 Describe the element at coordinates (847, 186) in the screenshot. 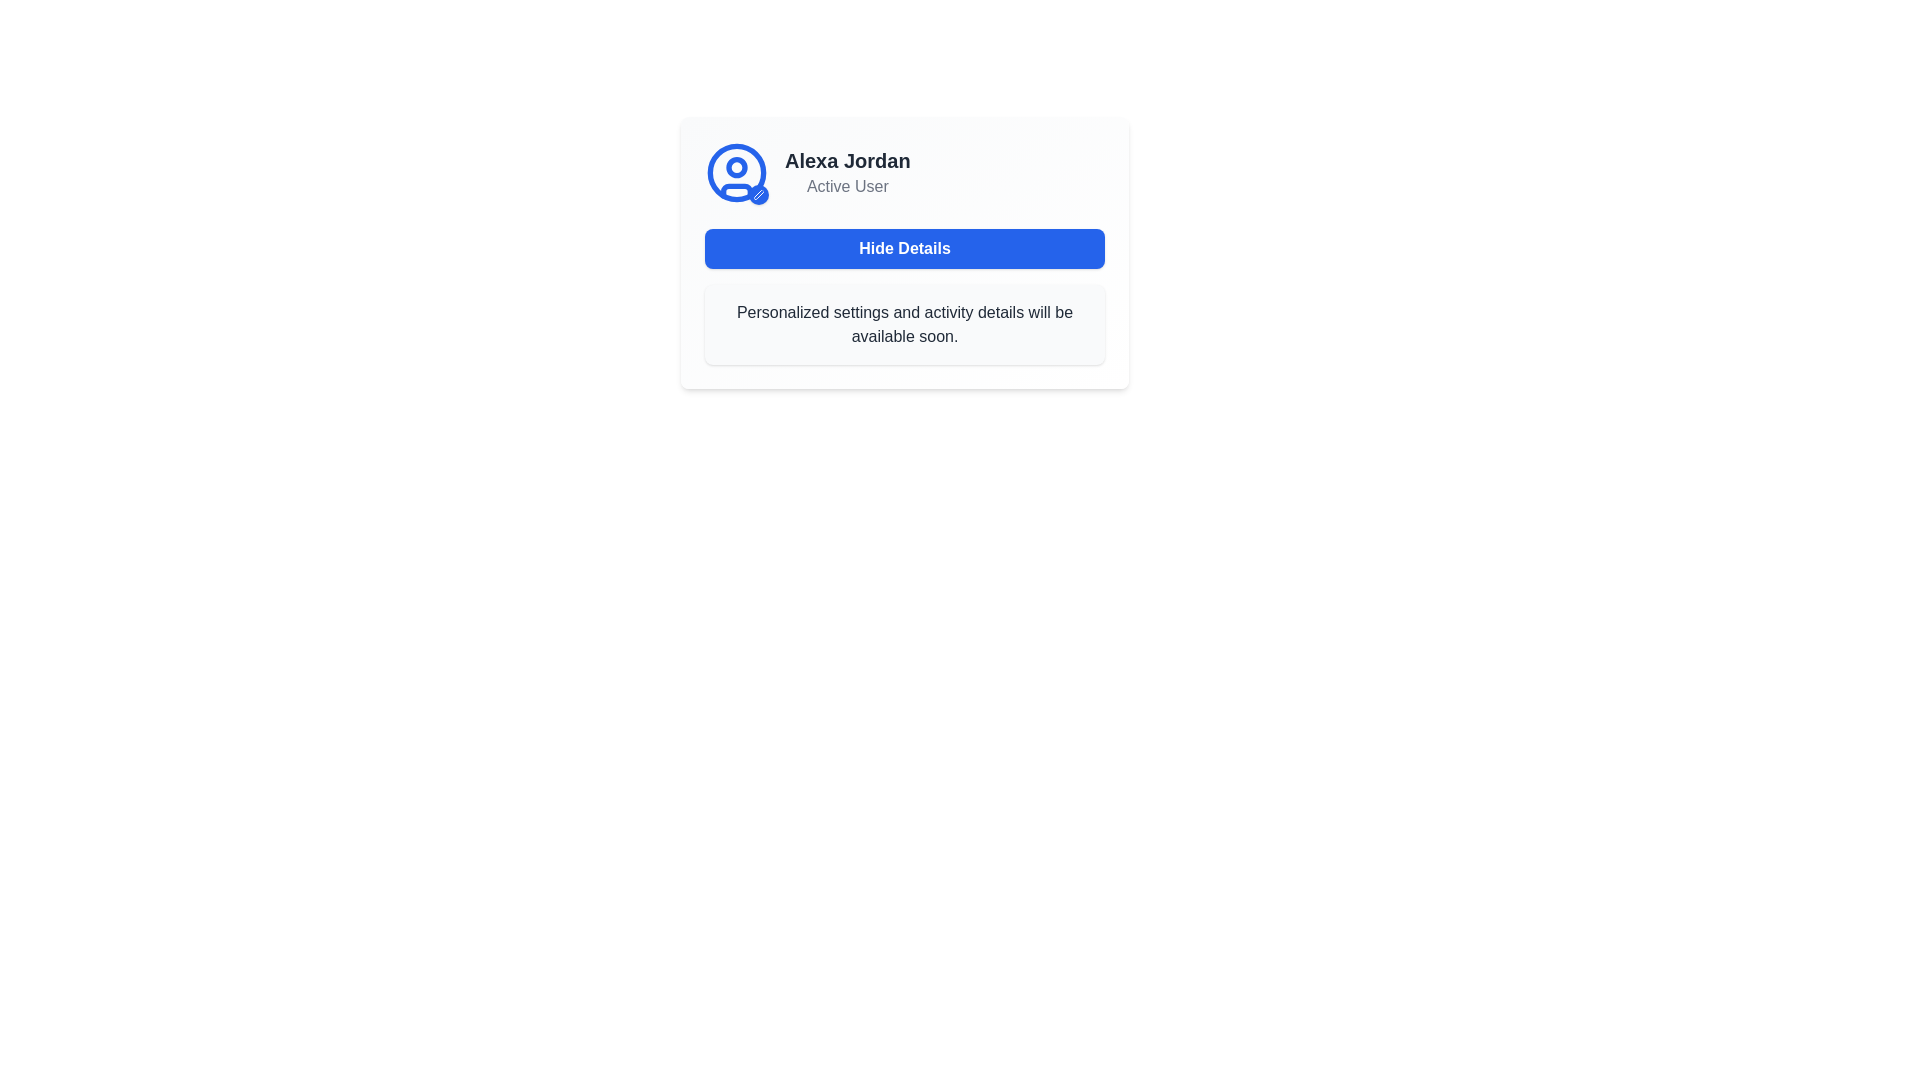

I see `descriptive text label located directly below 'Alexa Jordan' within the profile section` at that location.